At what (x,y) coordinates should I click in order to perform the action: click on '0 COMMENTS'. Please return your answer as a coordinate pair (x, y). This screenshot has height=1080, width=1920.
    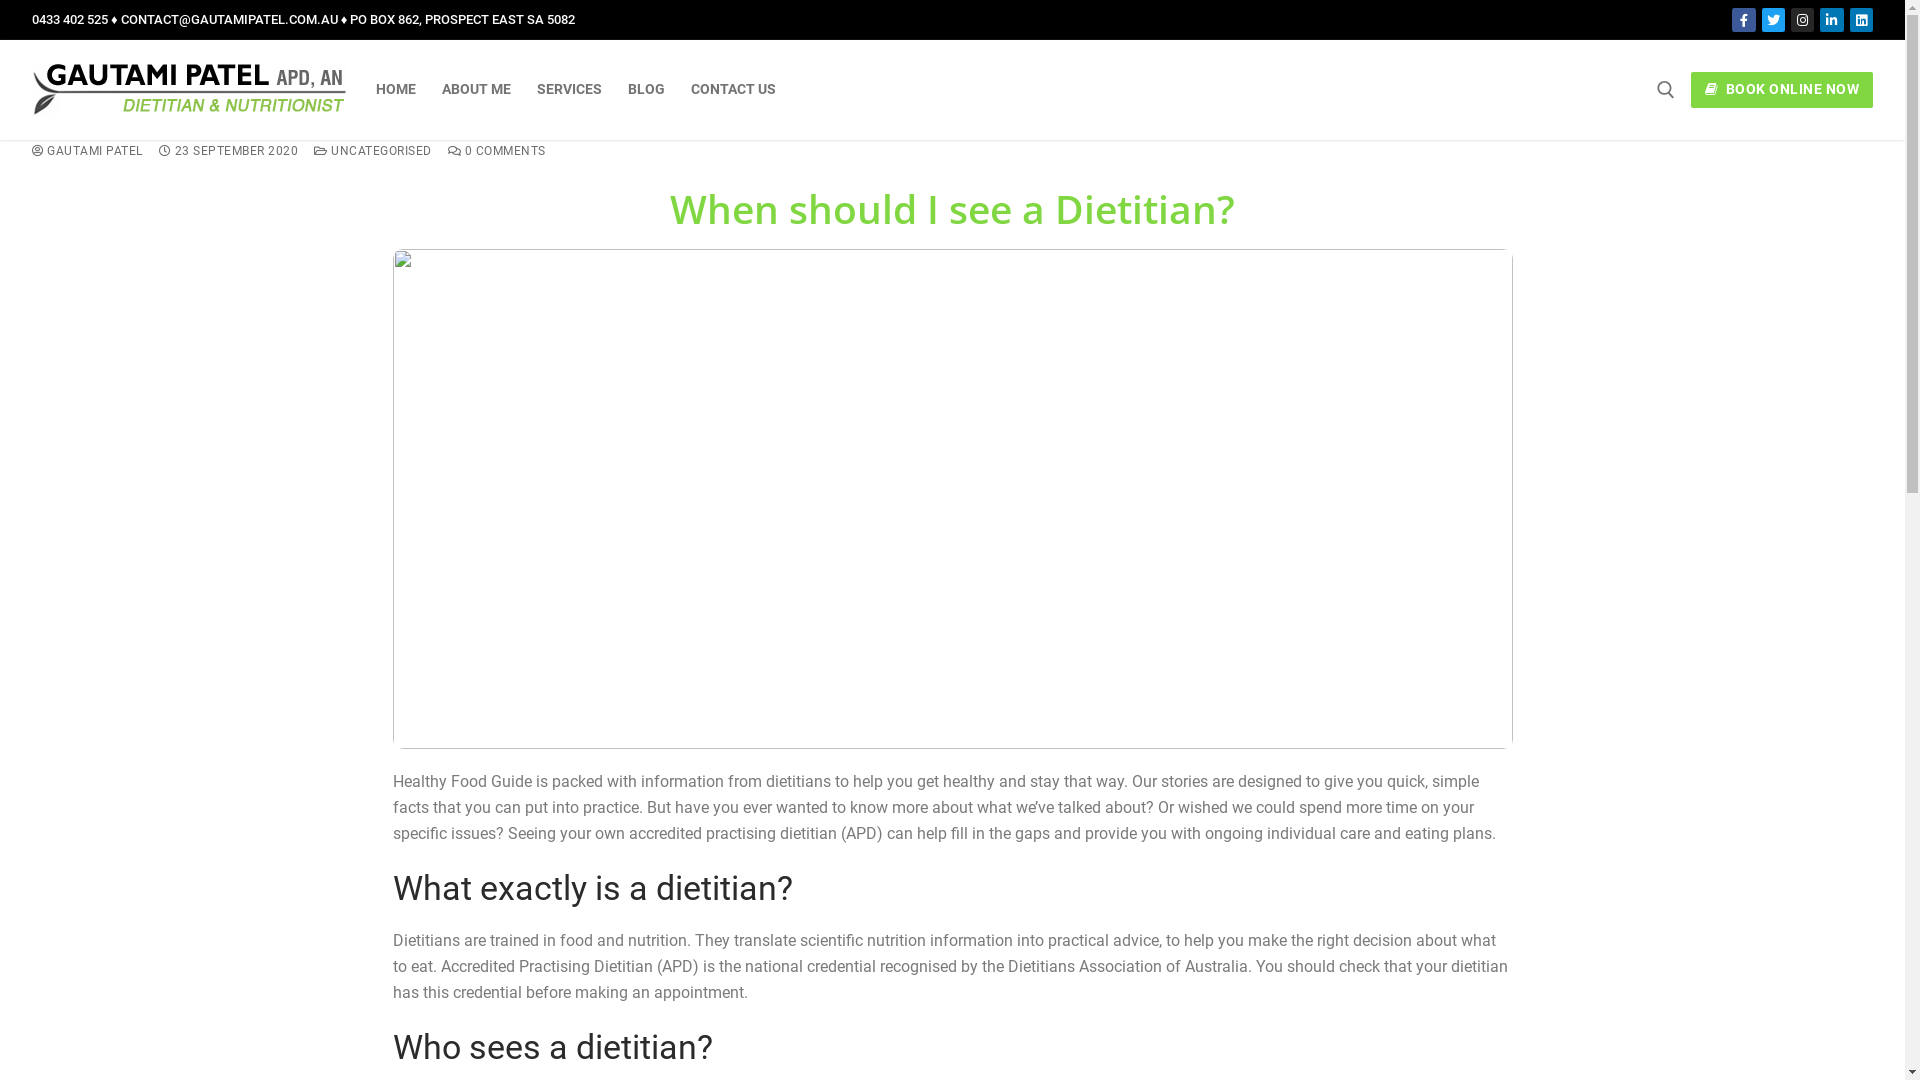
    Looking at the image, I should click on (497, 149).